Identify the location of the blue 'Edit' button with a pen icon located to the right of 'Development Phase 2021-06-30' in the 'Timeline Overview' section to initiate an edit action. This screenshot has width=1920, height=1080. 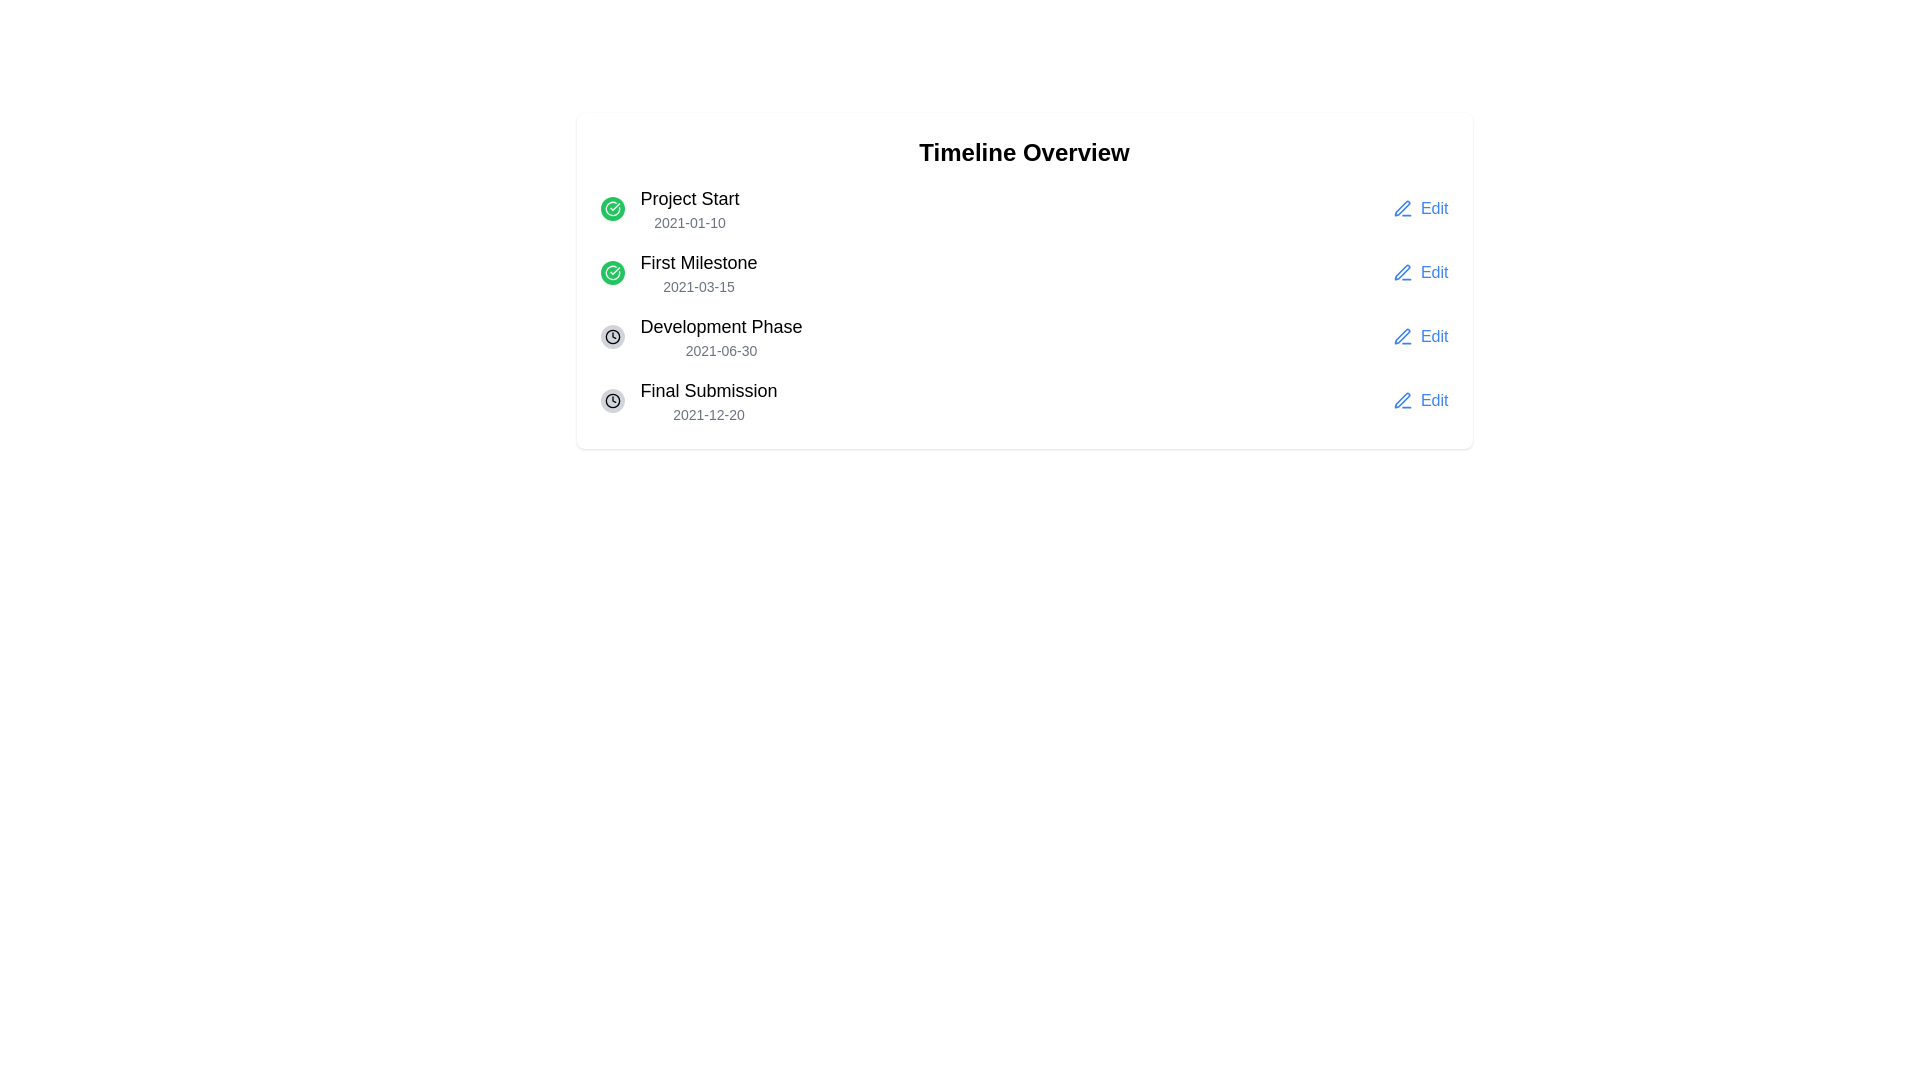
(1419, 335).